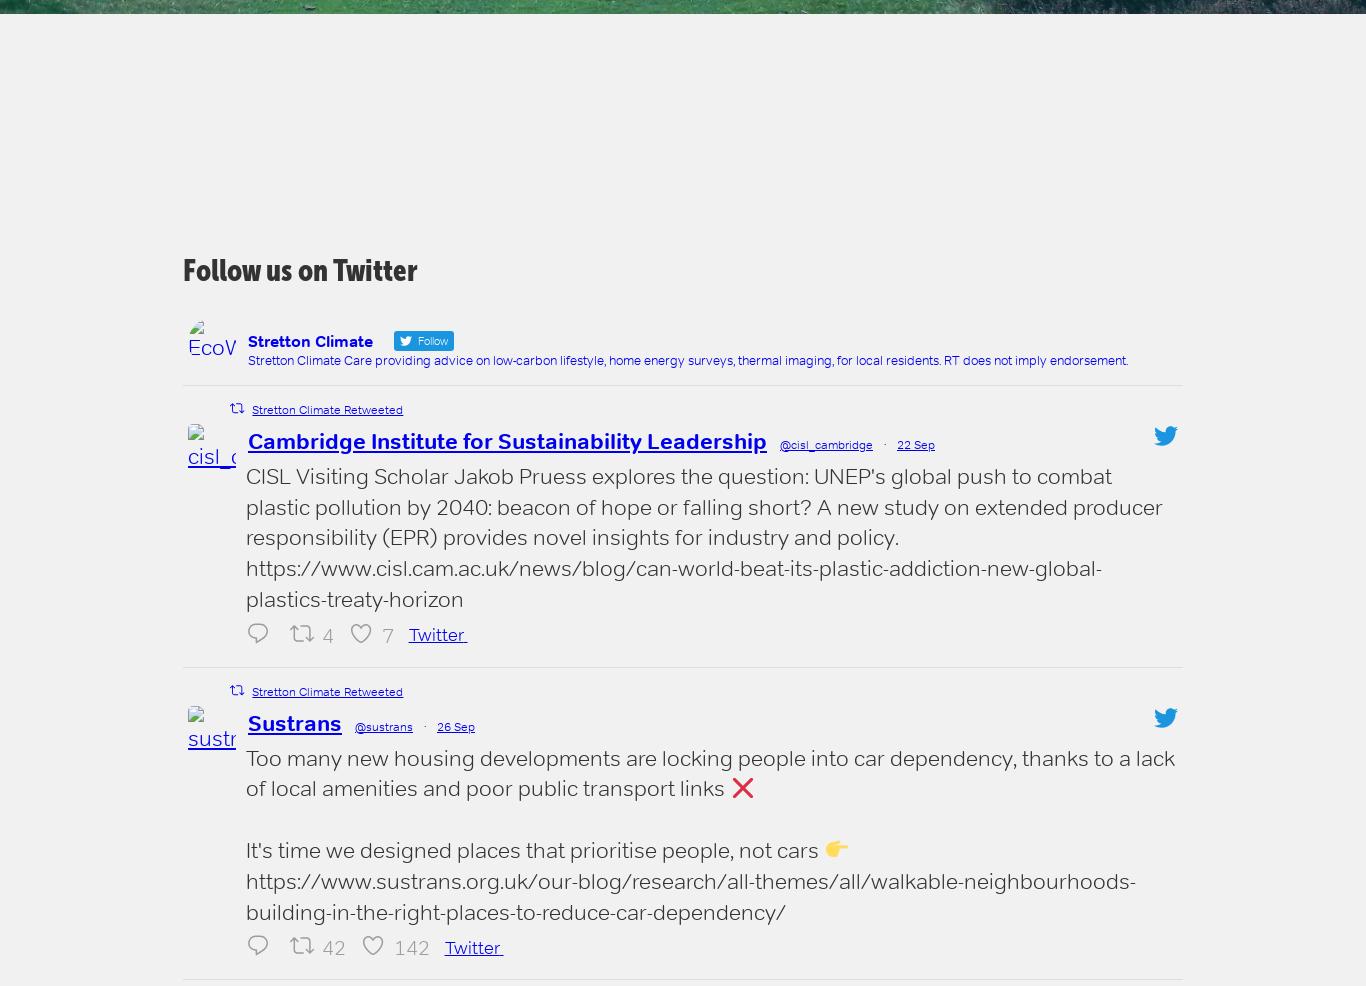  What do you see at coordinates (691, 894) in the screenshot?
I see `'https://www.sustrans.org.uk/our-blog/research/all-themes/all/walkable-neighbourhoods-building-in-the-right-places-to-reduce-car-dependency/'` at bounding box center [691, 894].